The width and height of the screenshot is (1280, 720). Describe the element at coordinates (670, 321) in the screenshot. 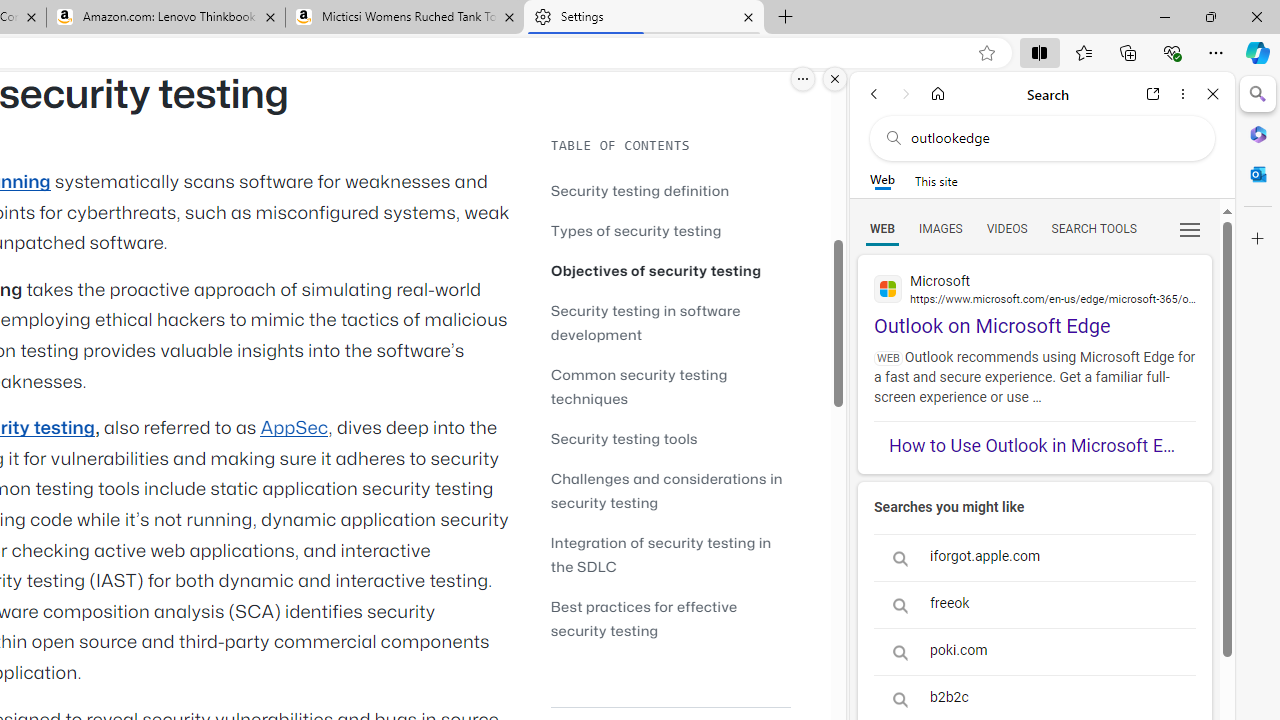

I see `'Security testing in software development'` at that location.